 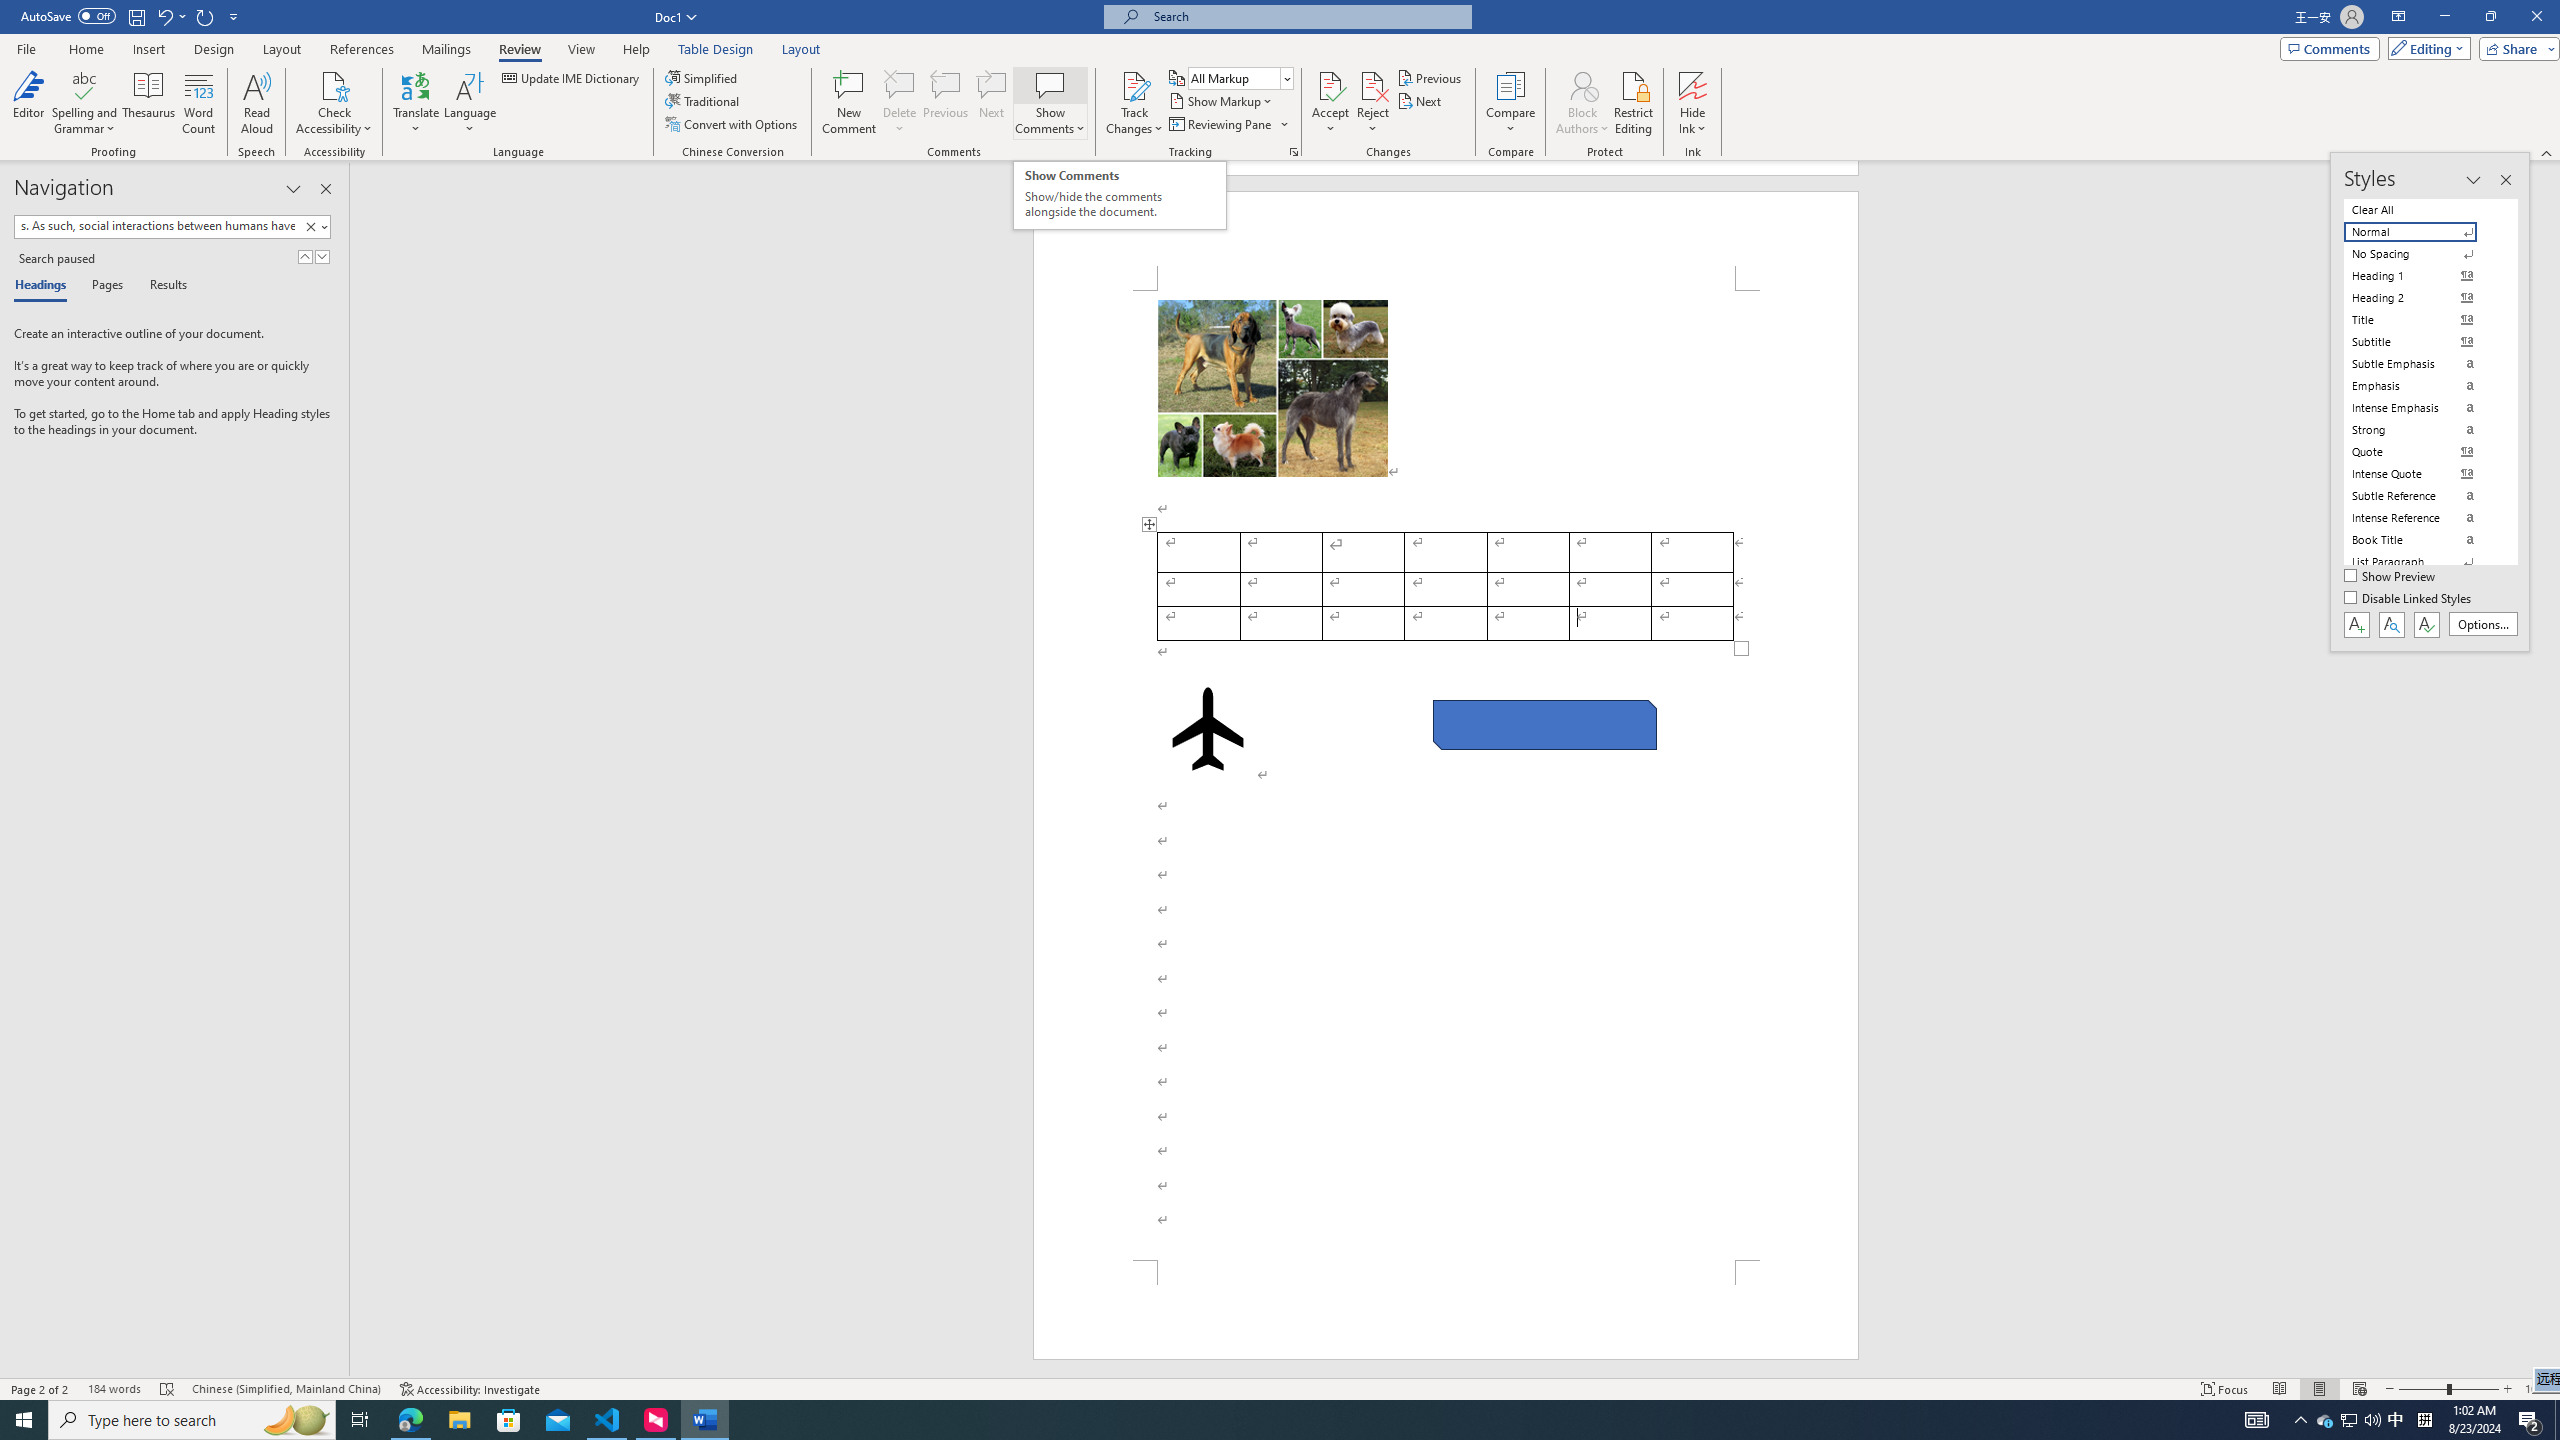 I want to click on 'Spelling and Grammar Check Errors', so click(x=167, y=1389).